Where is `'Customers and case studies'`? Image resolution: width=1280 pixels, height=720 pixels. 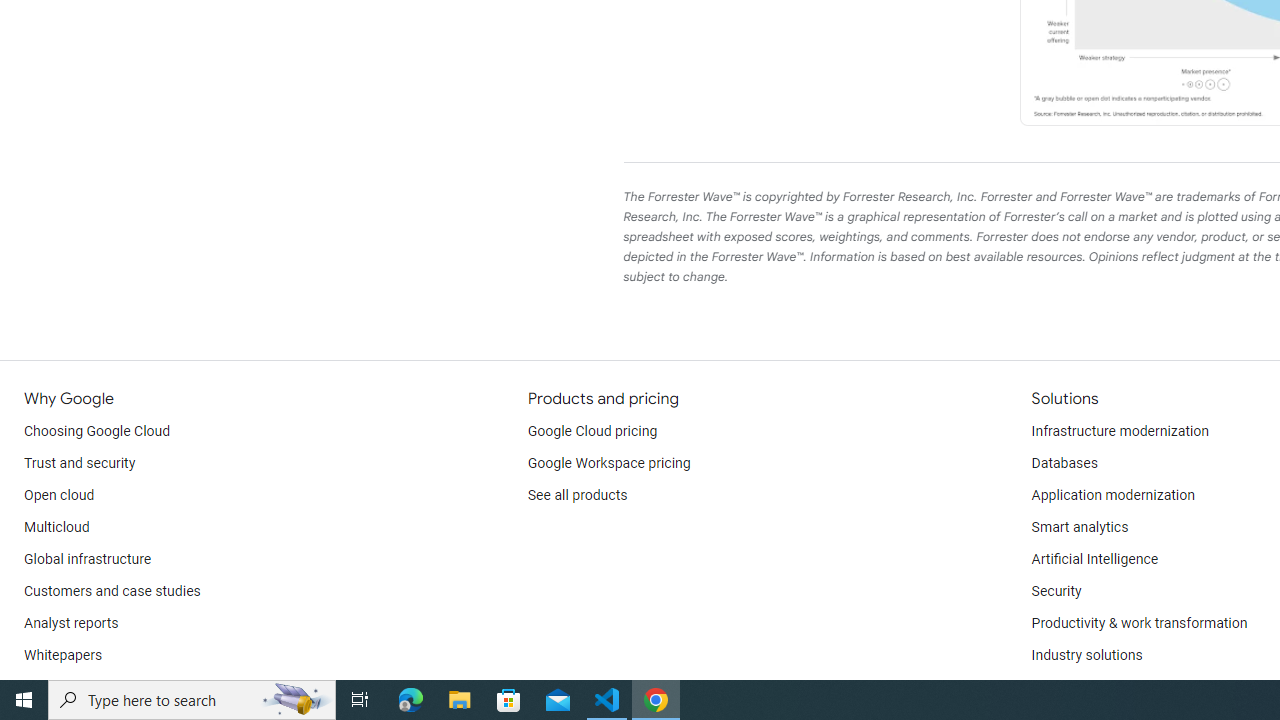 'Customers and case studies' is located at coordinates (111, 590).